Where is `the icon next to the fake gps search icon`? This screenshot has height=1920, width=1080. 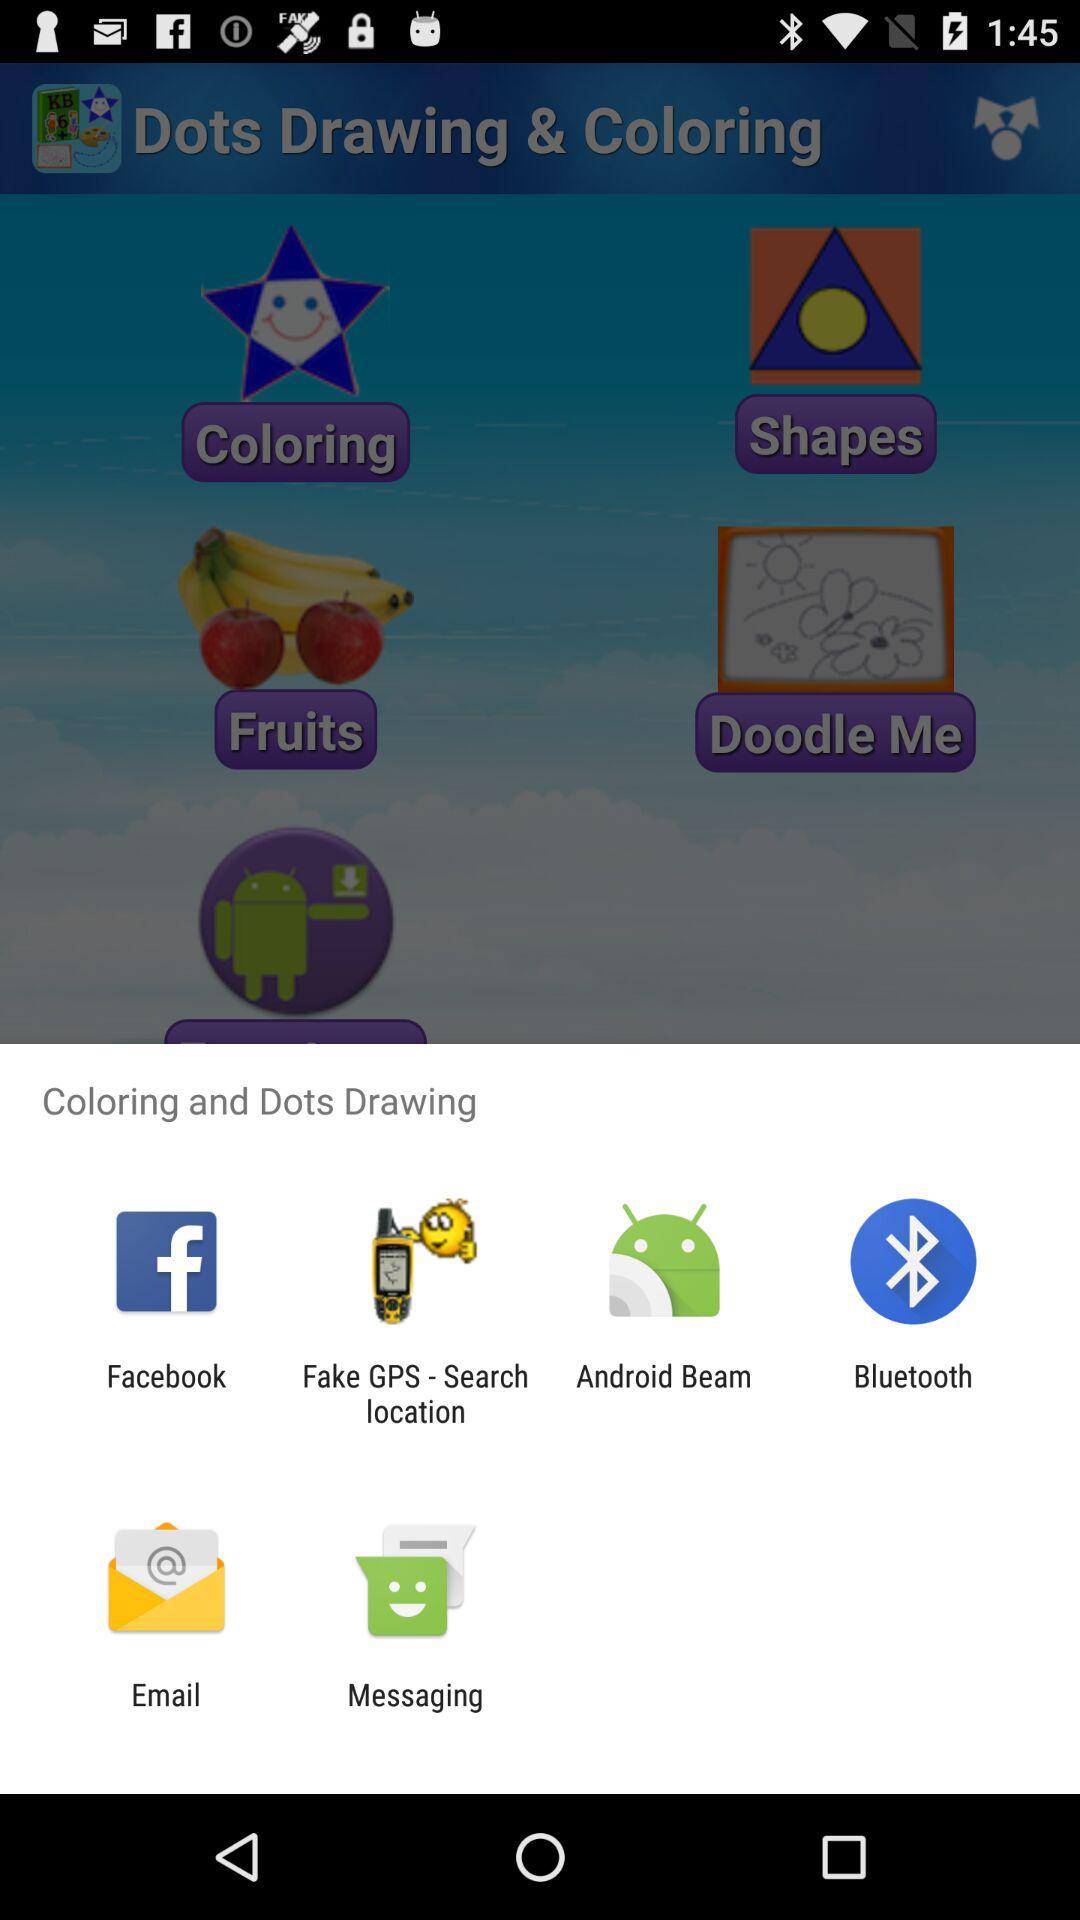
the icon next to the fake gps search icon is located at coordinates (664, 1392).